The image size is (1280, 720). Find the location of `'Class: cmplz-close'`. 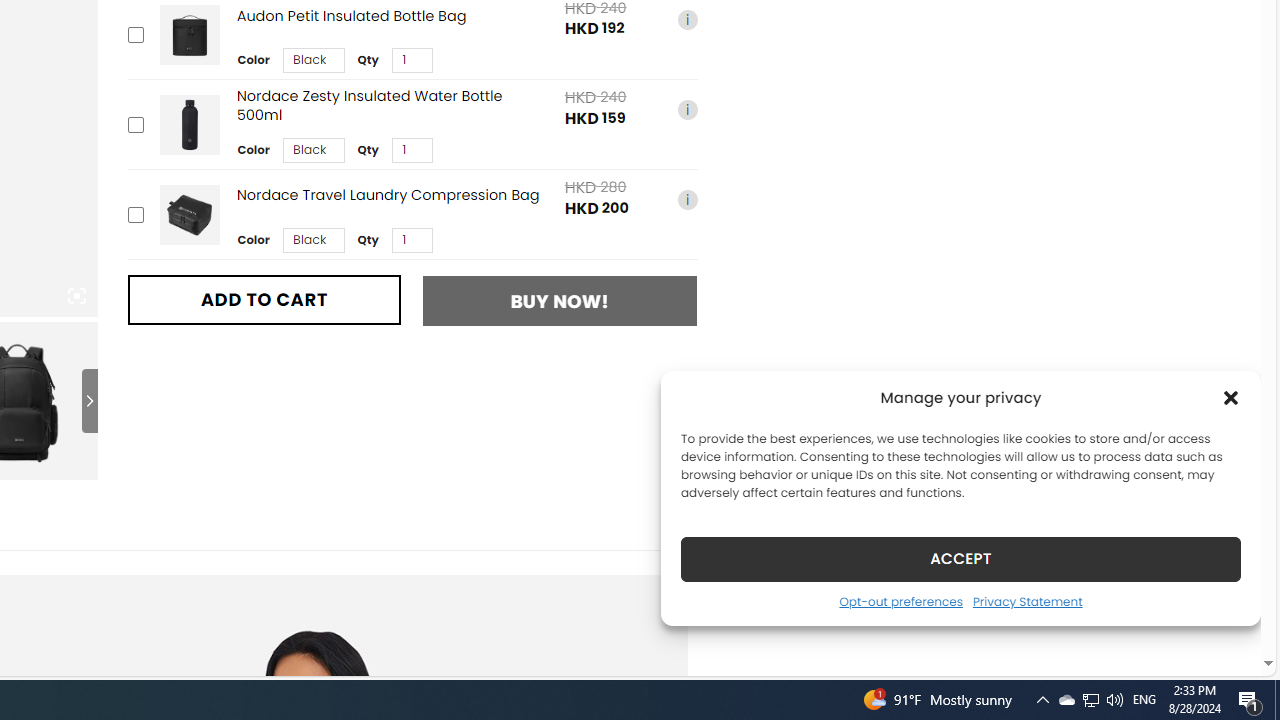

'Class: cmplz-close' is located at coordinates (1230, 397).